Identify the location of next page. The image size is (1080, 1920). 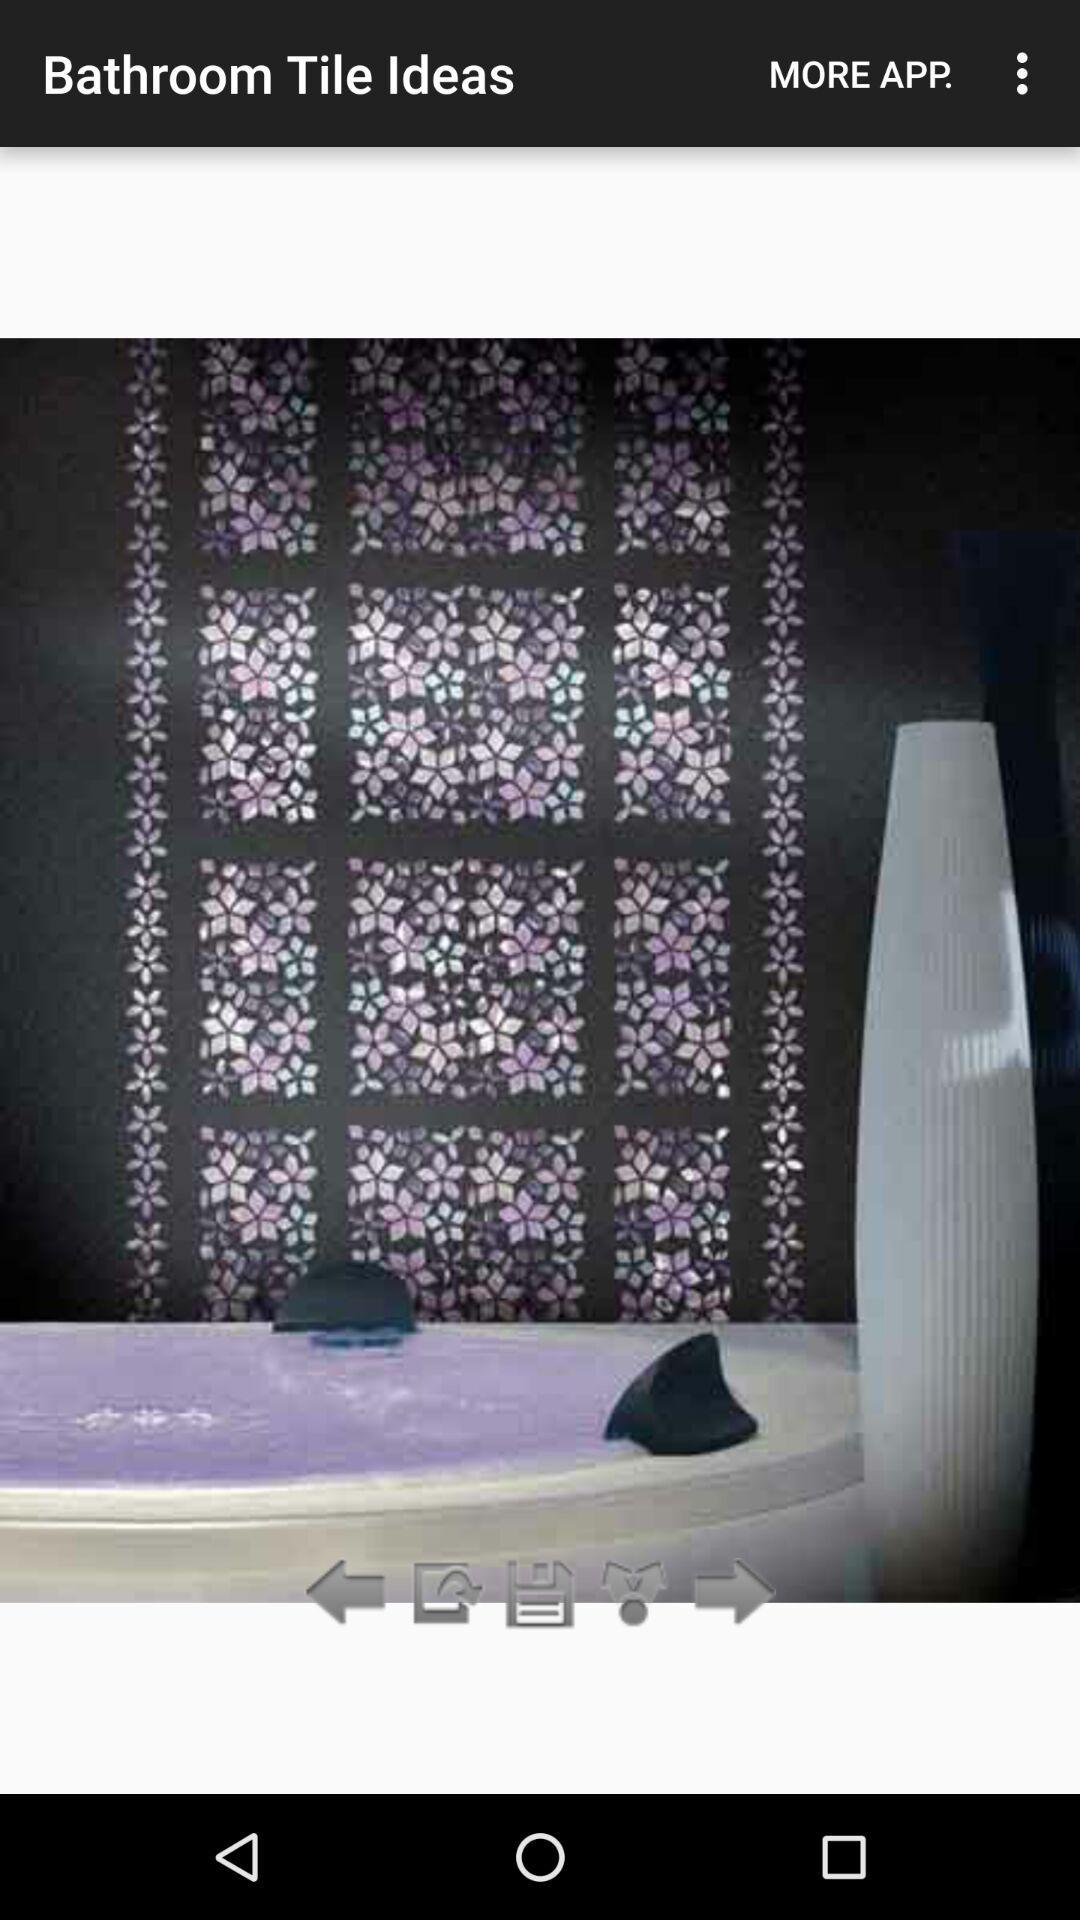
(729, 1593).